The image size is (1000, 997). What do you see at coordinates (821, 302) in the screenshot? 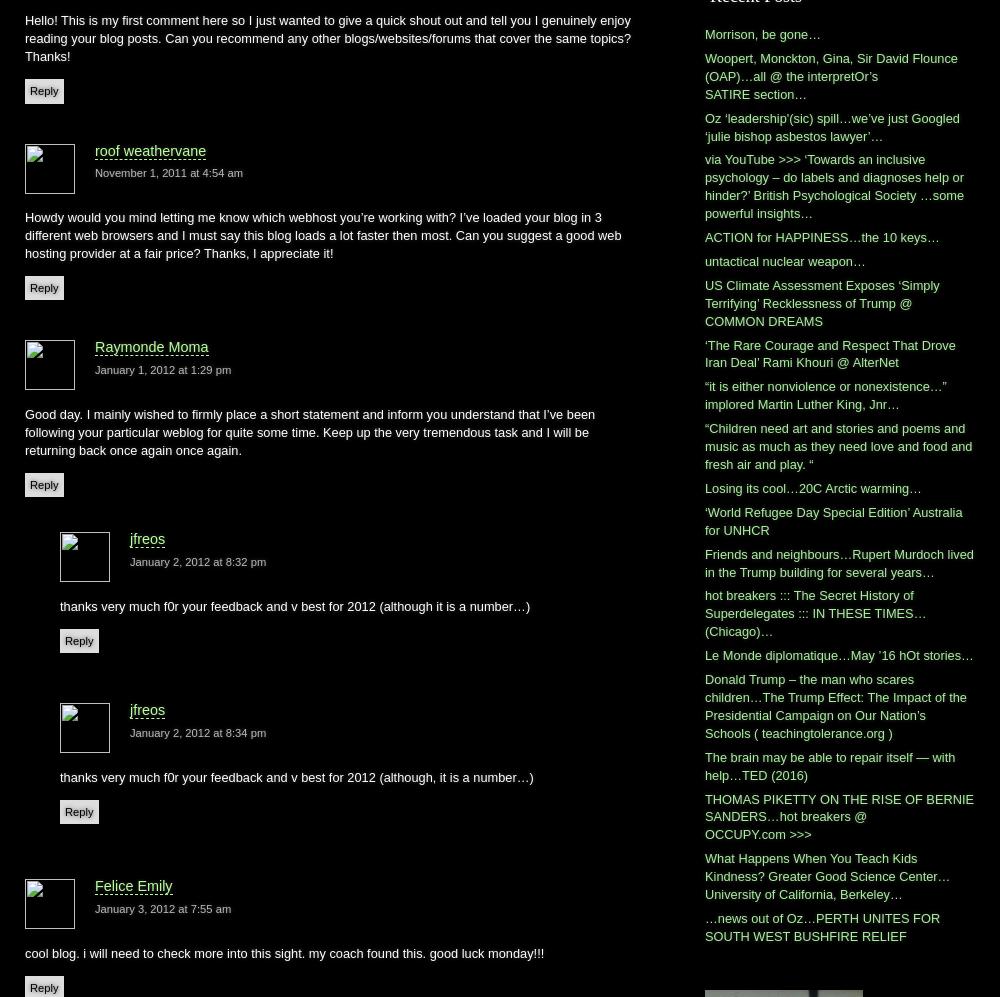
I see `'US Climate Assessment Exposes ‘Simply Terrifying’ Recklessness of Trump @ COMMON DREAMS'` at bounding box center [821, 302].